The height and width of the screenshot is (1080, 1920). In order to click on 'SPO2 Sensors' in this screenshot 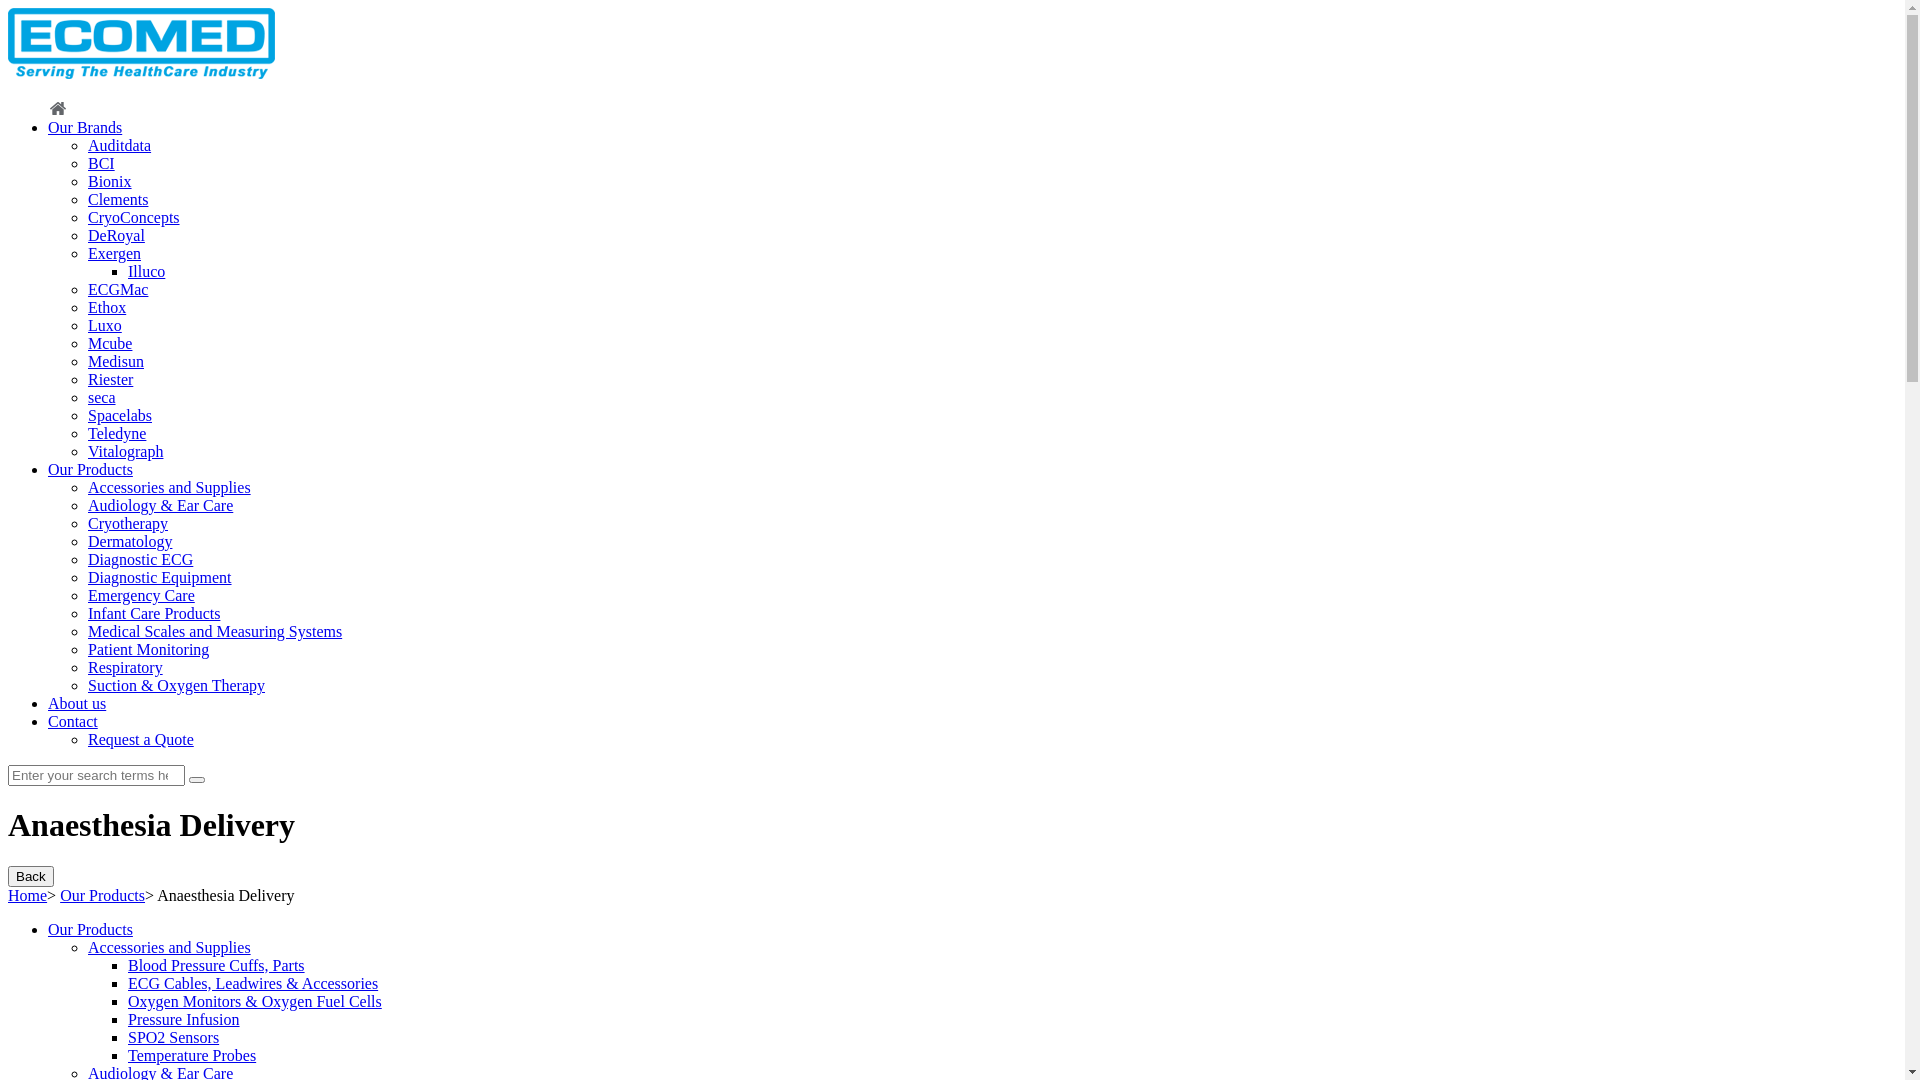, I will do `click(173, 1036)`.